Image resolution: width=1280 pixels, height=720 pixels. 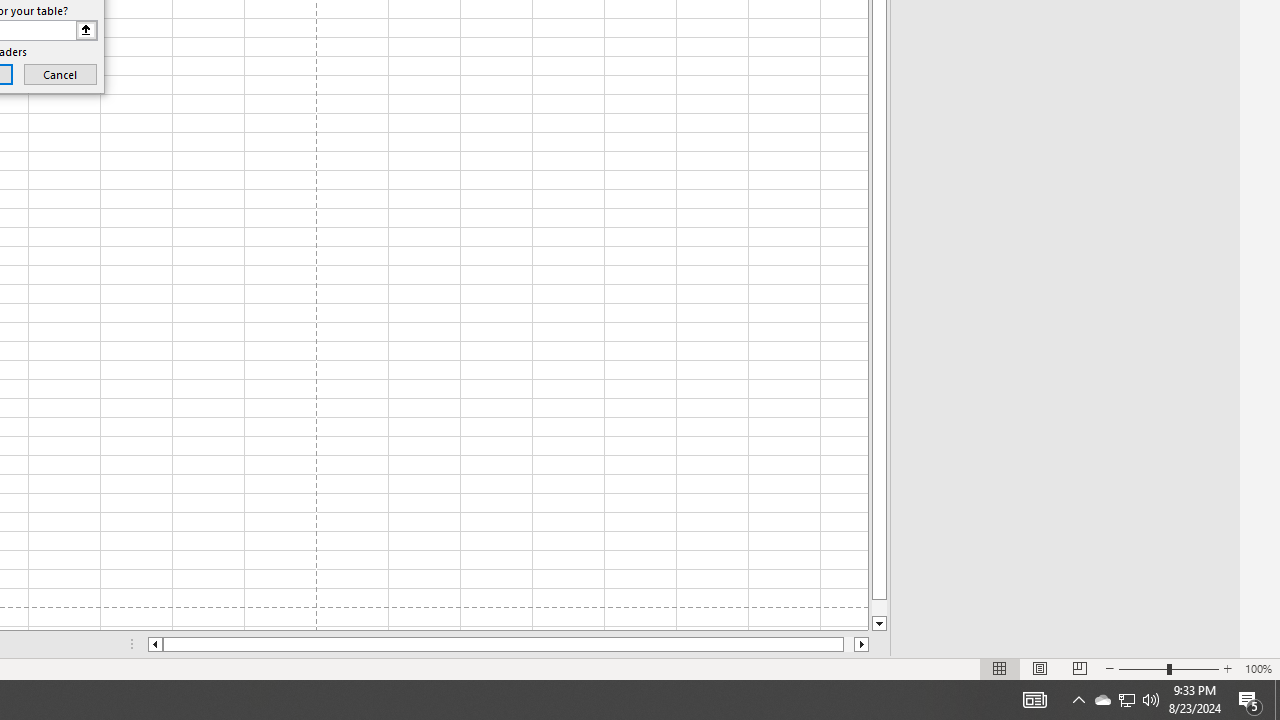 What do you see at coordinates (879, 607) in the screenshot?
I see `'Page down'` at bounding box center [879, 607].